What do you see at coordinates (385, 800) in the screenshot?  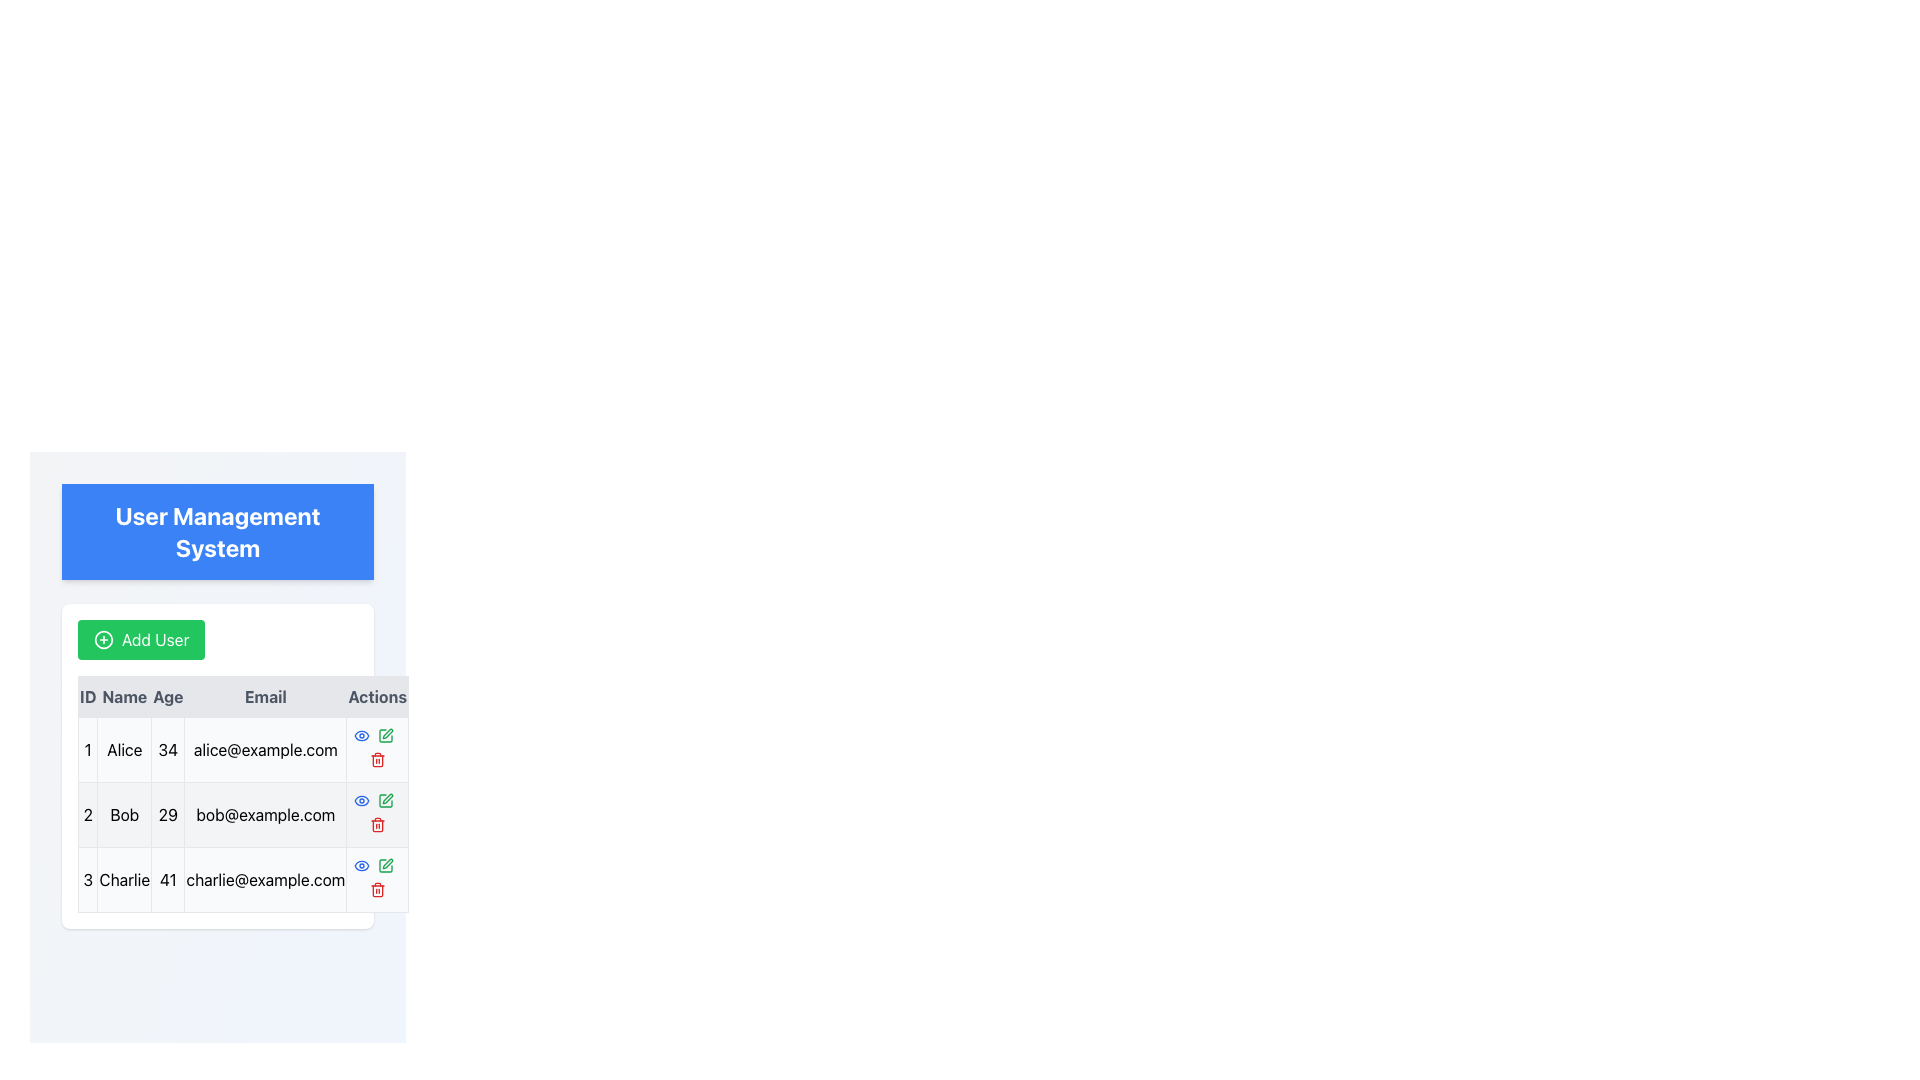 I see `the green edit icon button located in the 'Actions' column of the second row for user 'Bob'` at bounding box center [385, 800].